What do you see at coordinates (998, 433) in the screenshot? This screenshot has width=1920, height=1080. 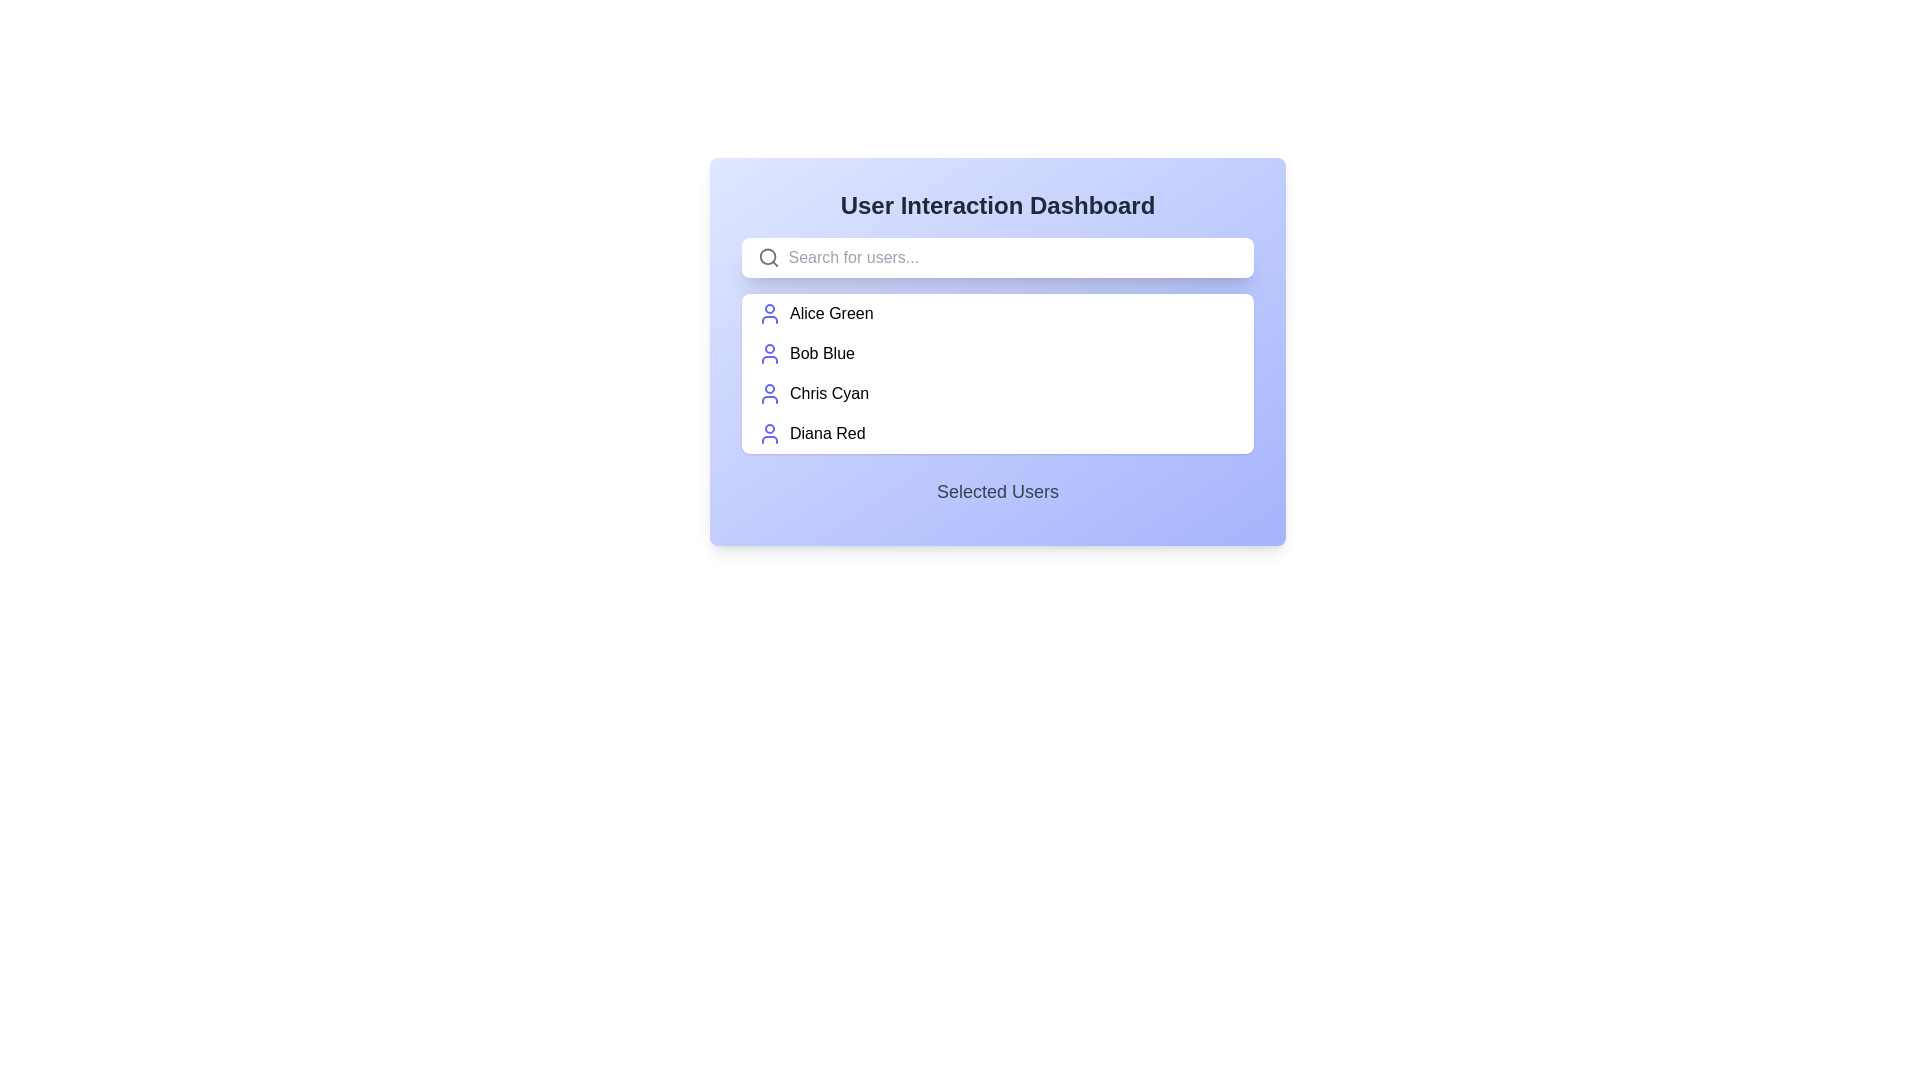 I see `the list item representing the user 'Diana Red'` at bounding box center [998, 433].